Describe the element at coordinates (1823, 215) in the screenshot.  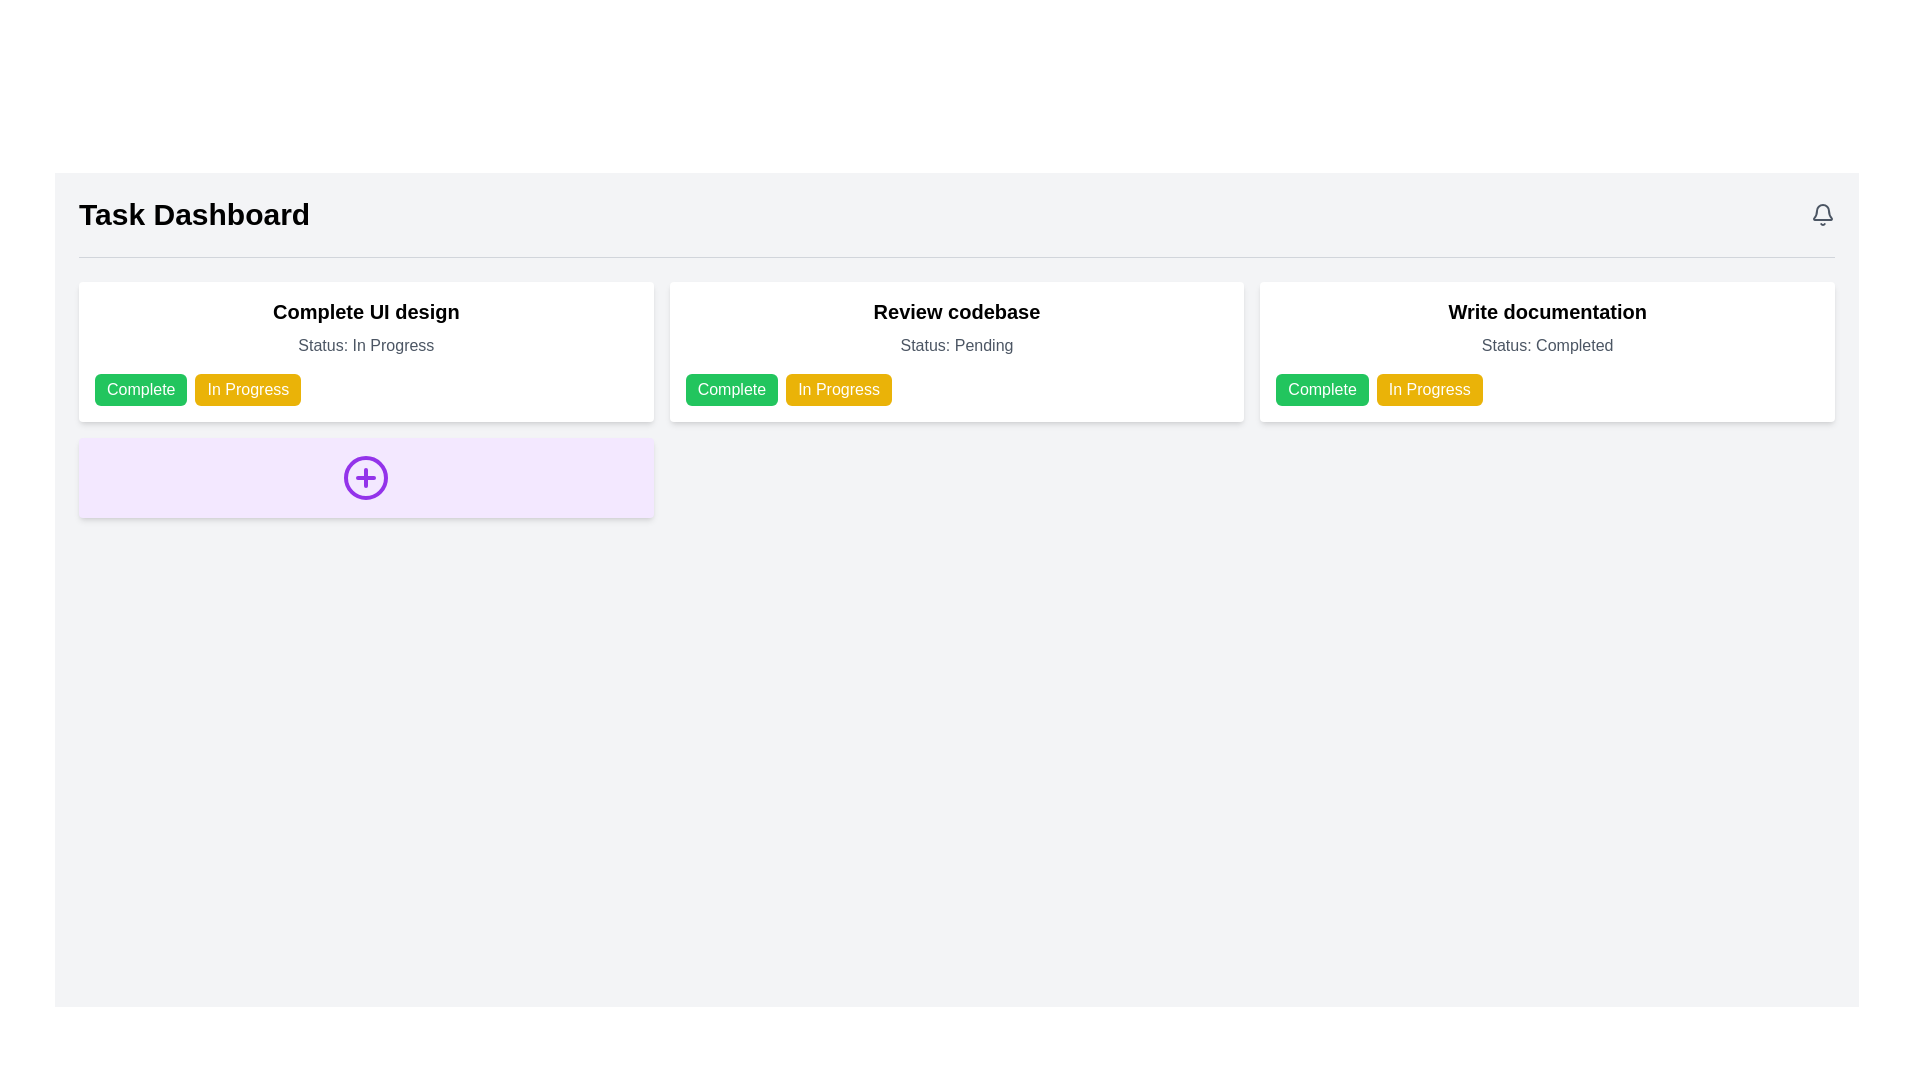
I see `the gray bell icon located at the top-right corner of the interface, next to 'Task Dashboard'` at that location.